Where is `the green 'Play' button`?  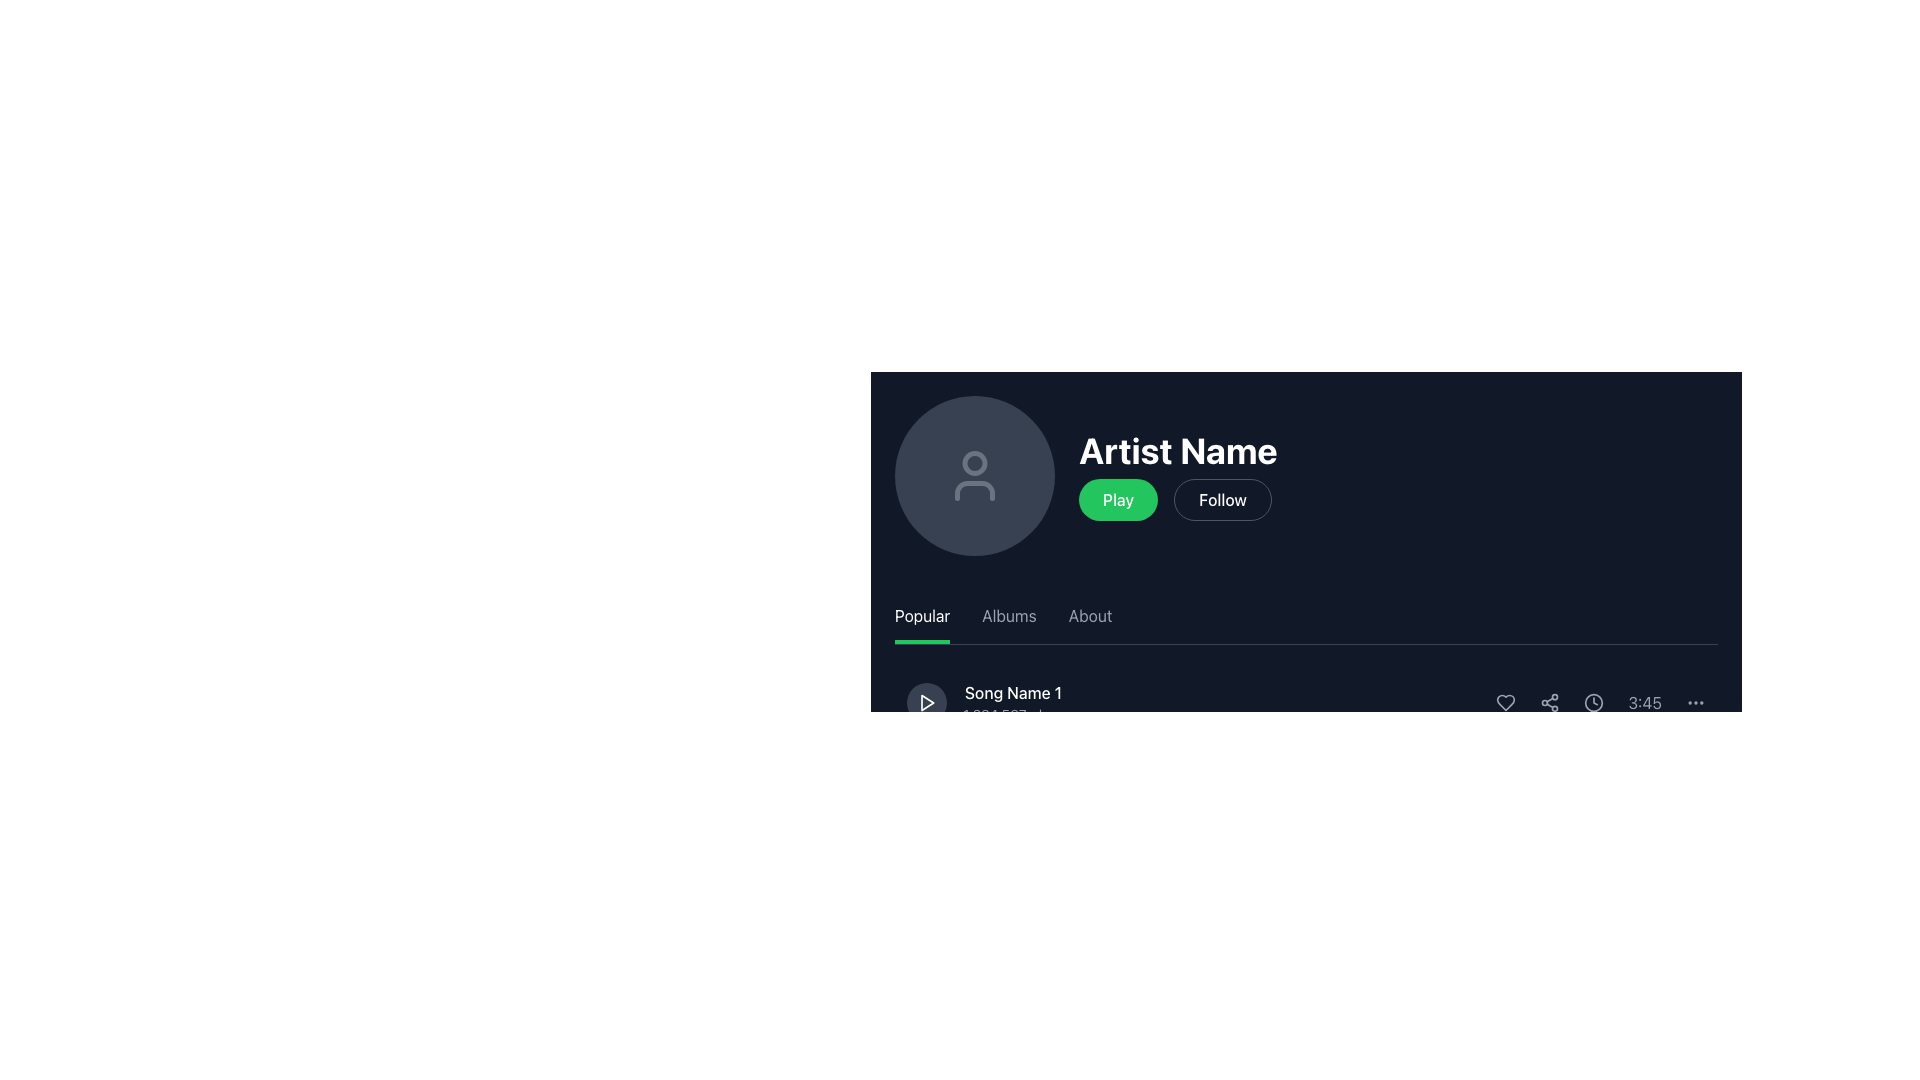 the green 'Play' button is located at coordinates (1117, 499).